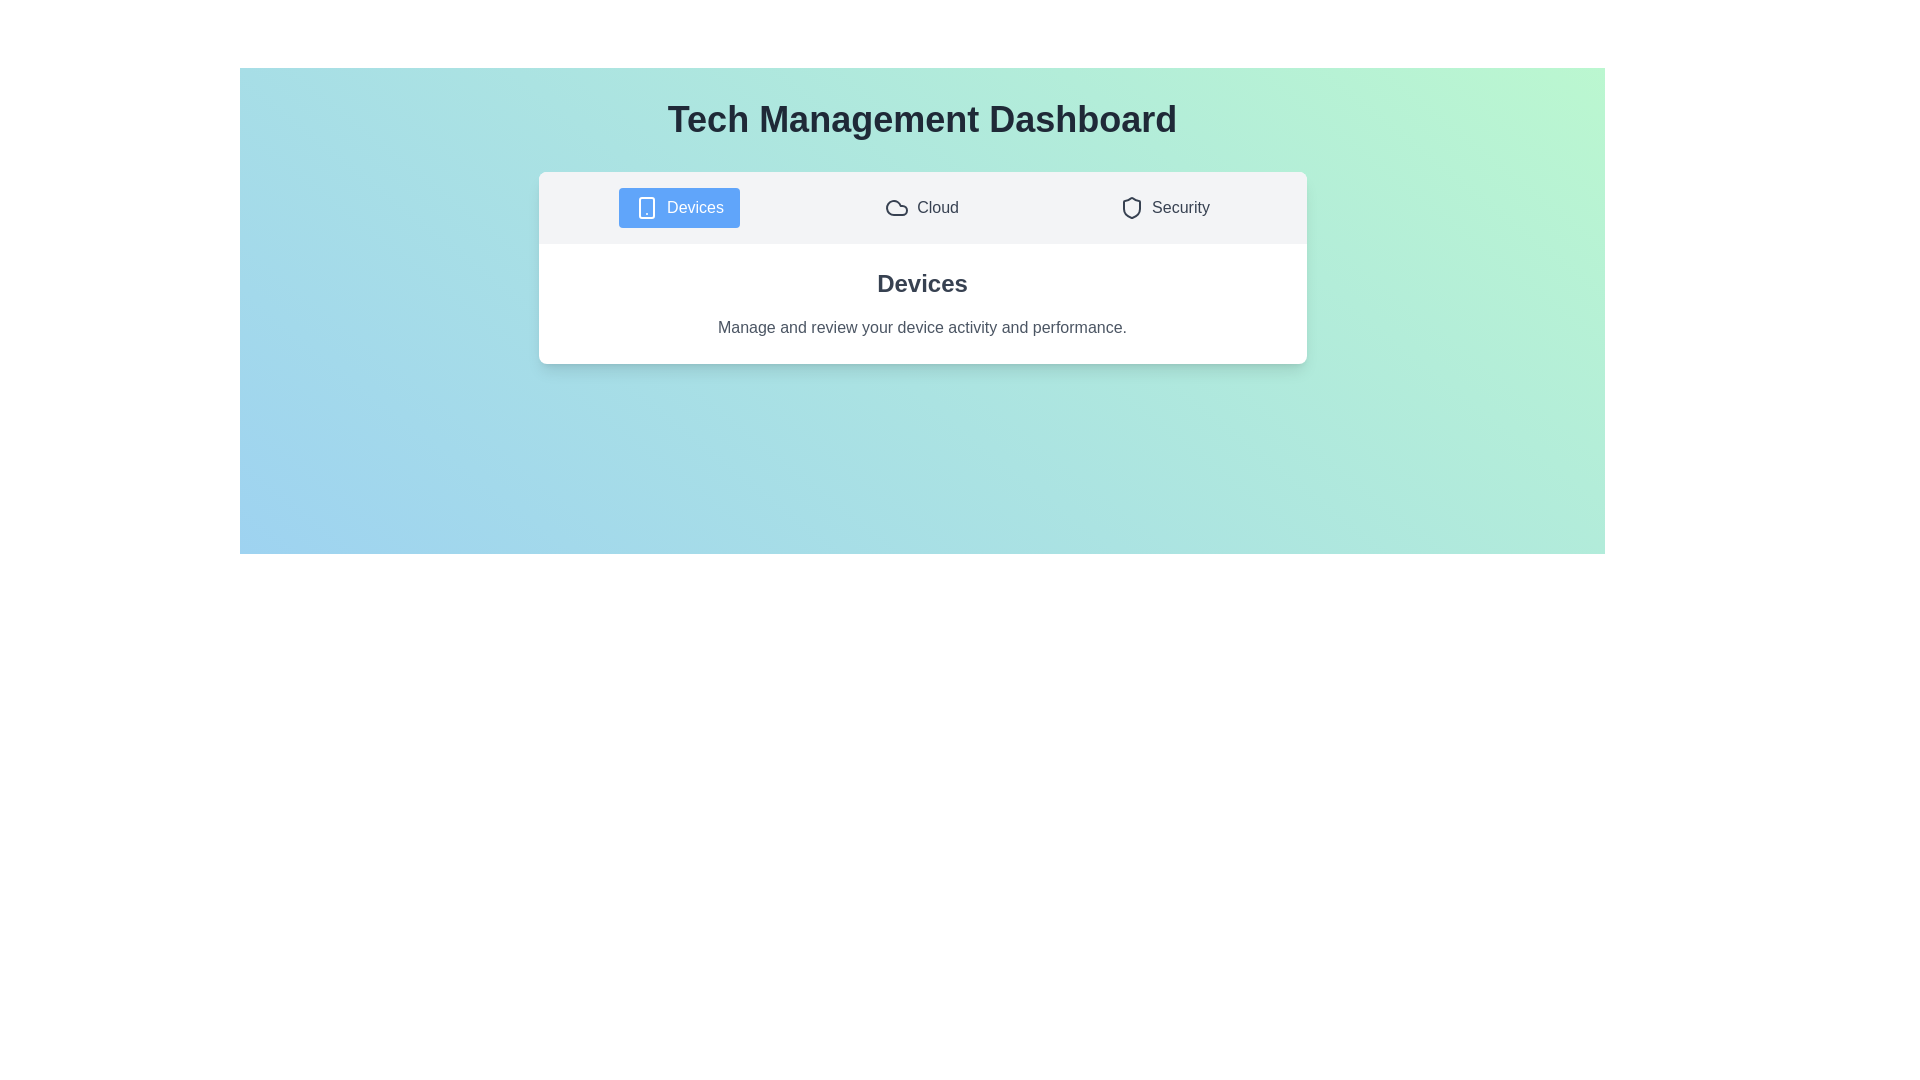  What do you see at coordinates (1165, 208) in the screenshot?
I see `the tab labeled Security to observe its hover effect` at bounding box center [1165, 208].